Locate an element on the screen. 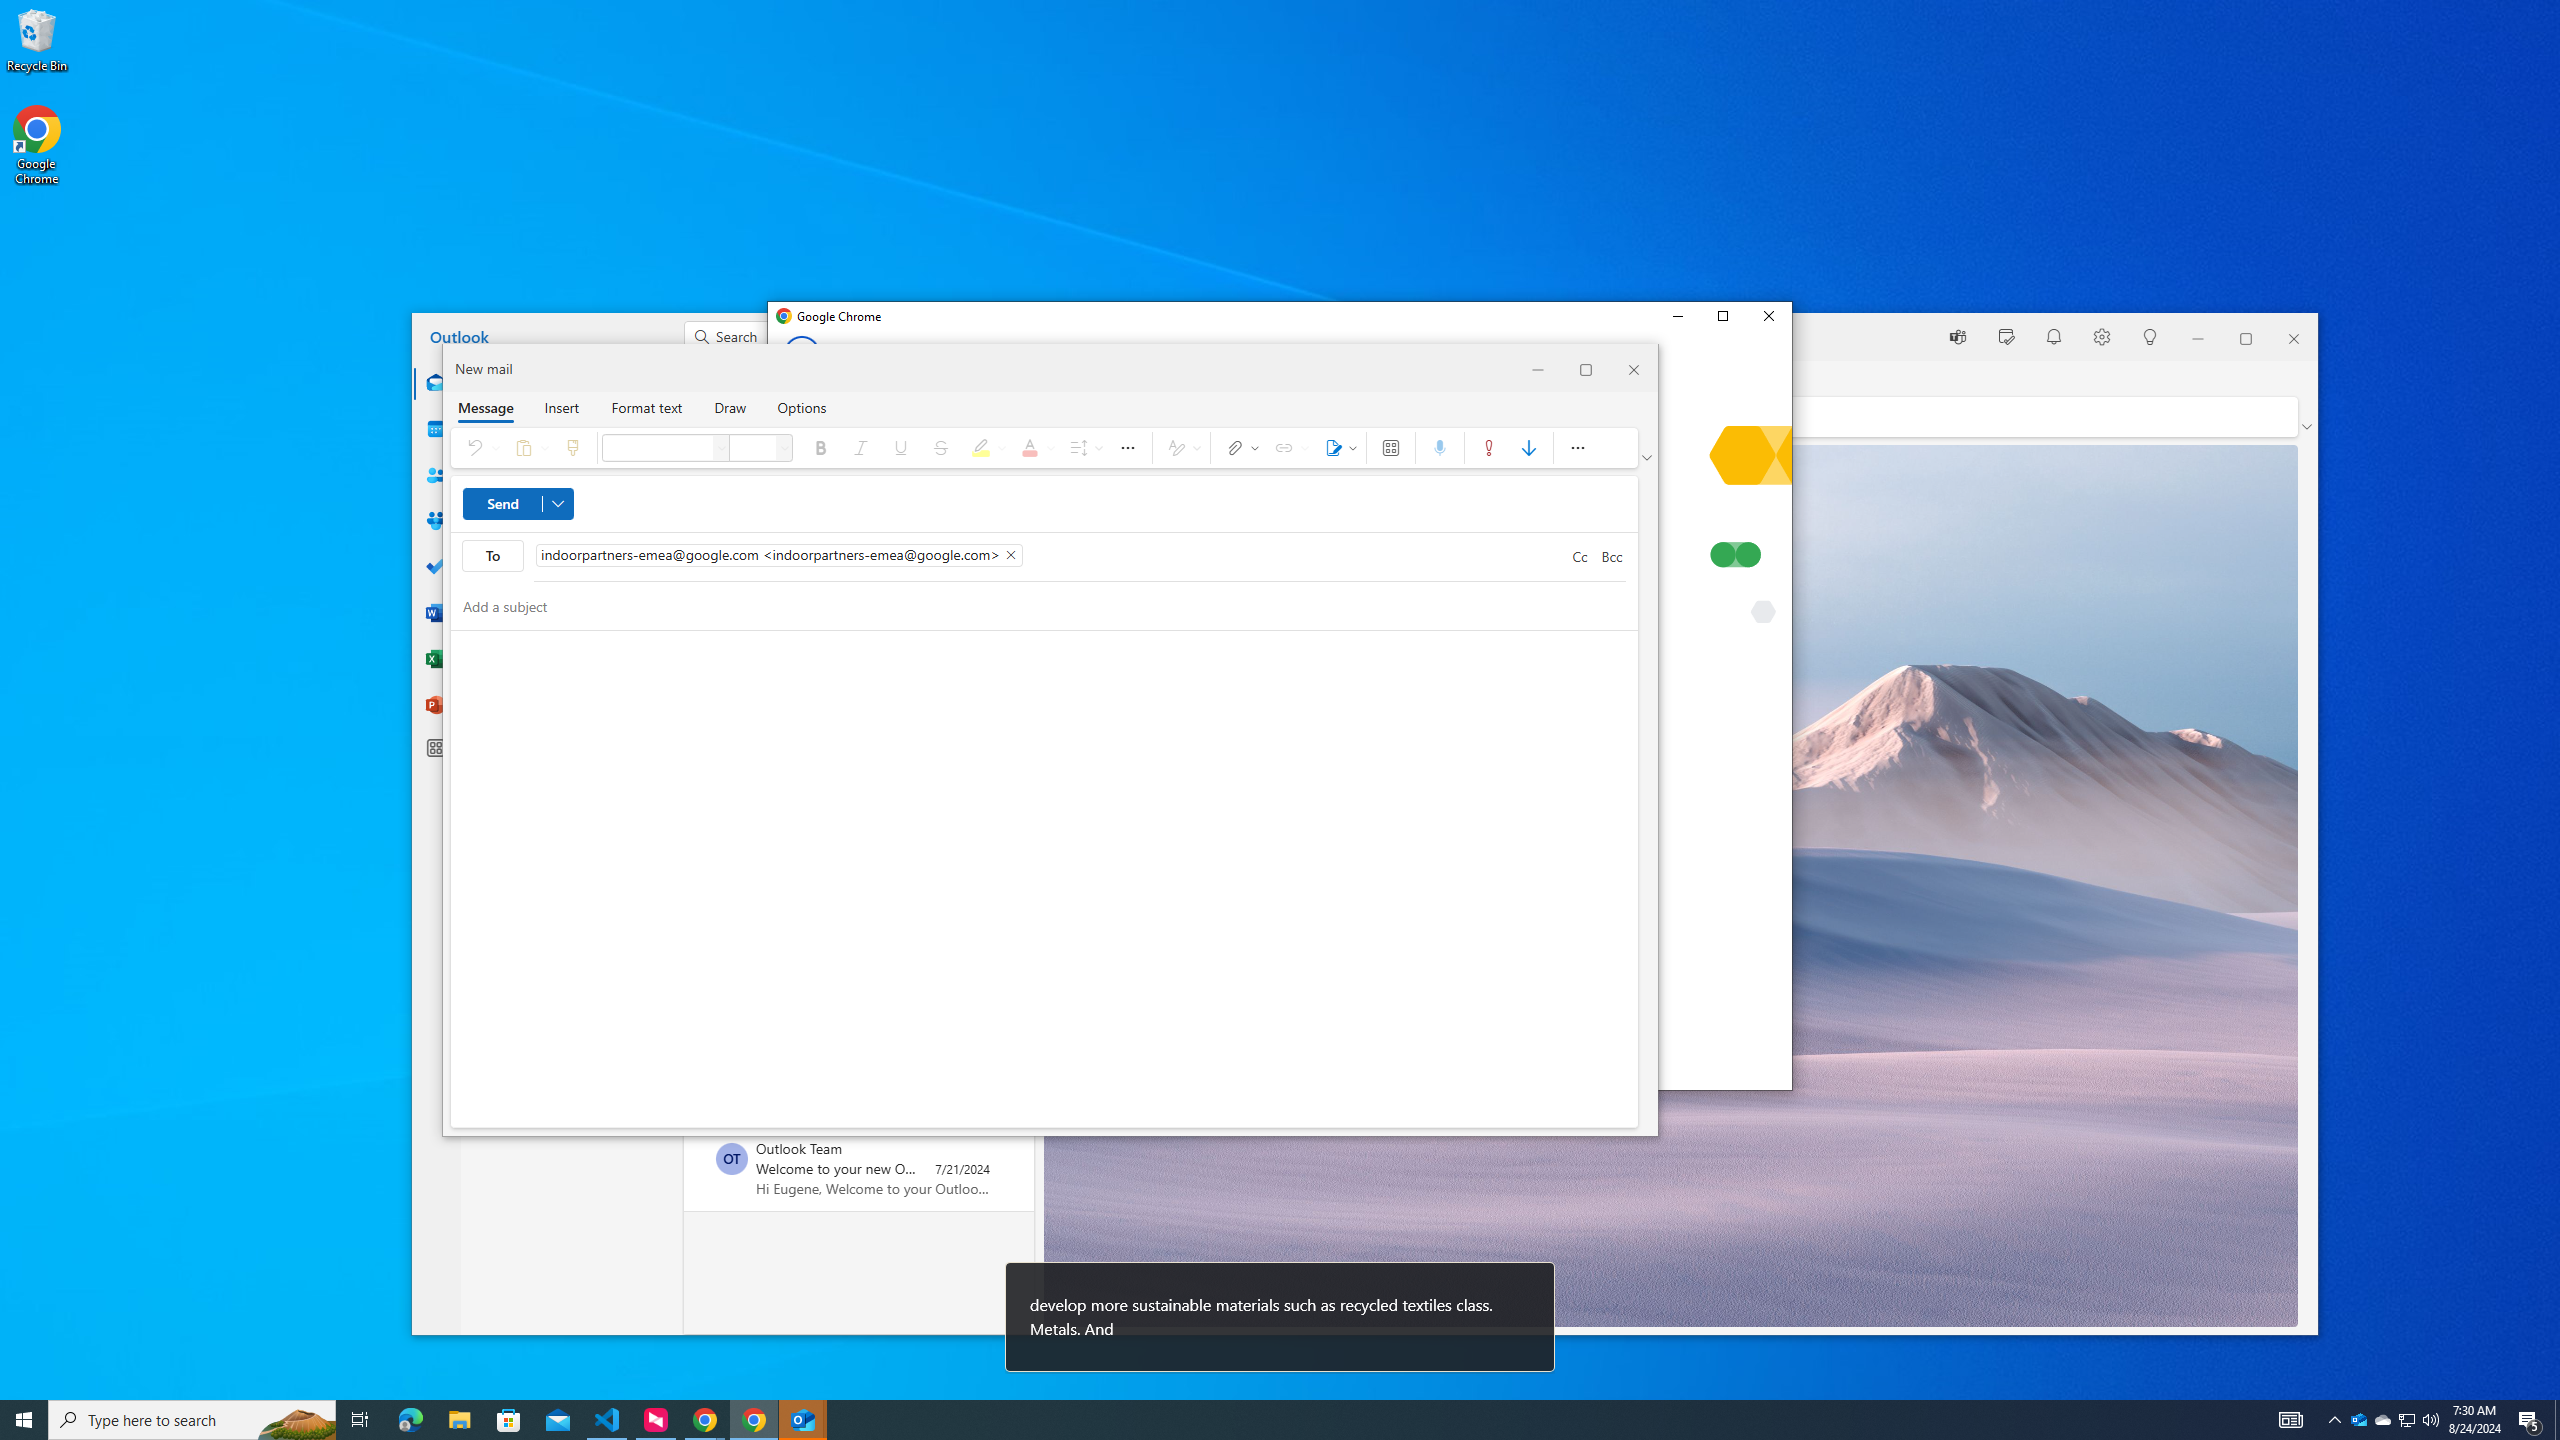 The height and width of the screenshot is (1440, 2560). 'System Promoted Notification Area' is located at coordinates (2359, 1418).